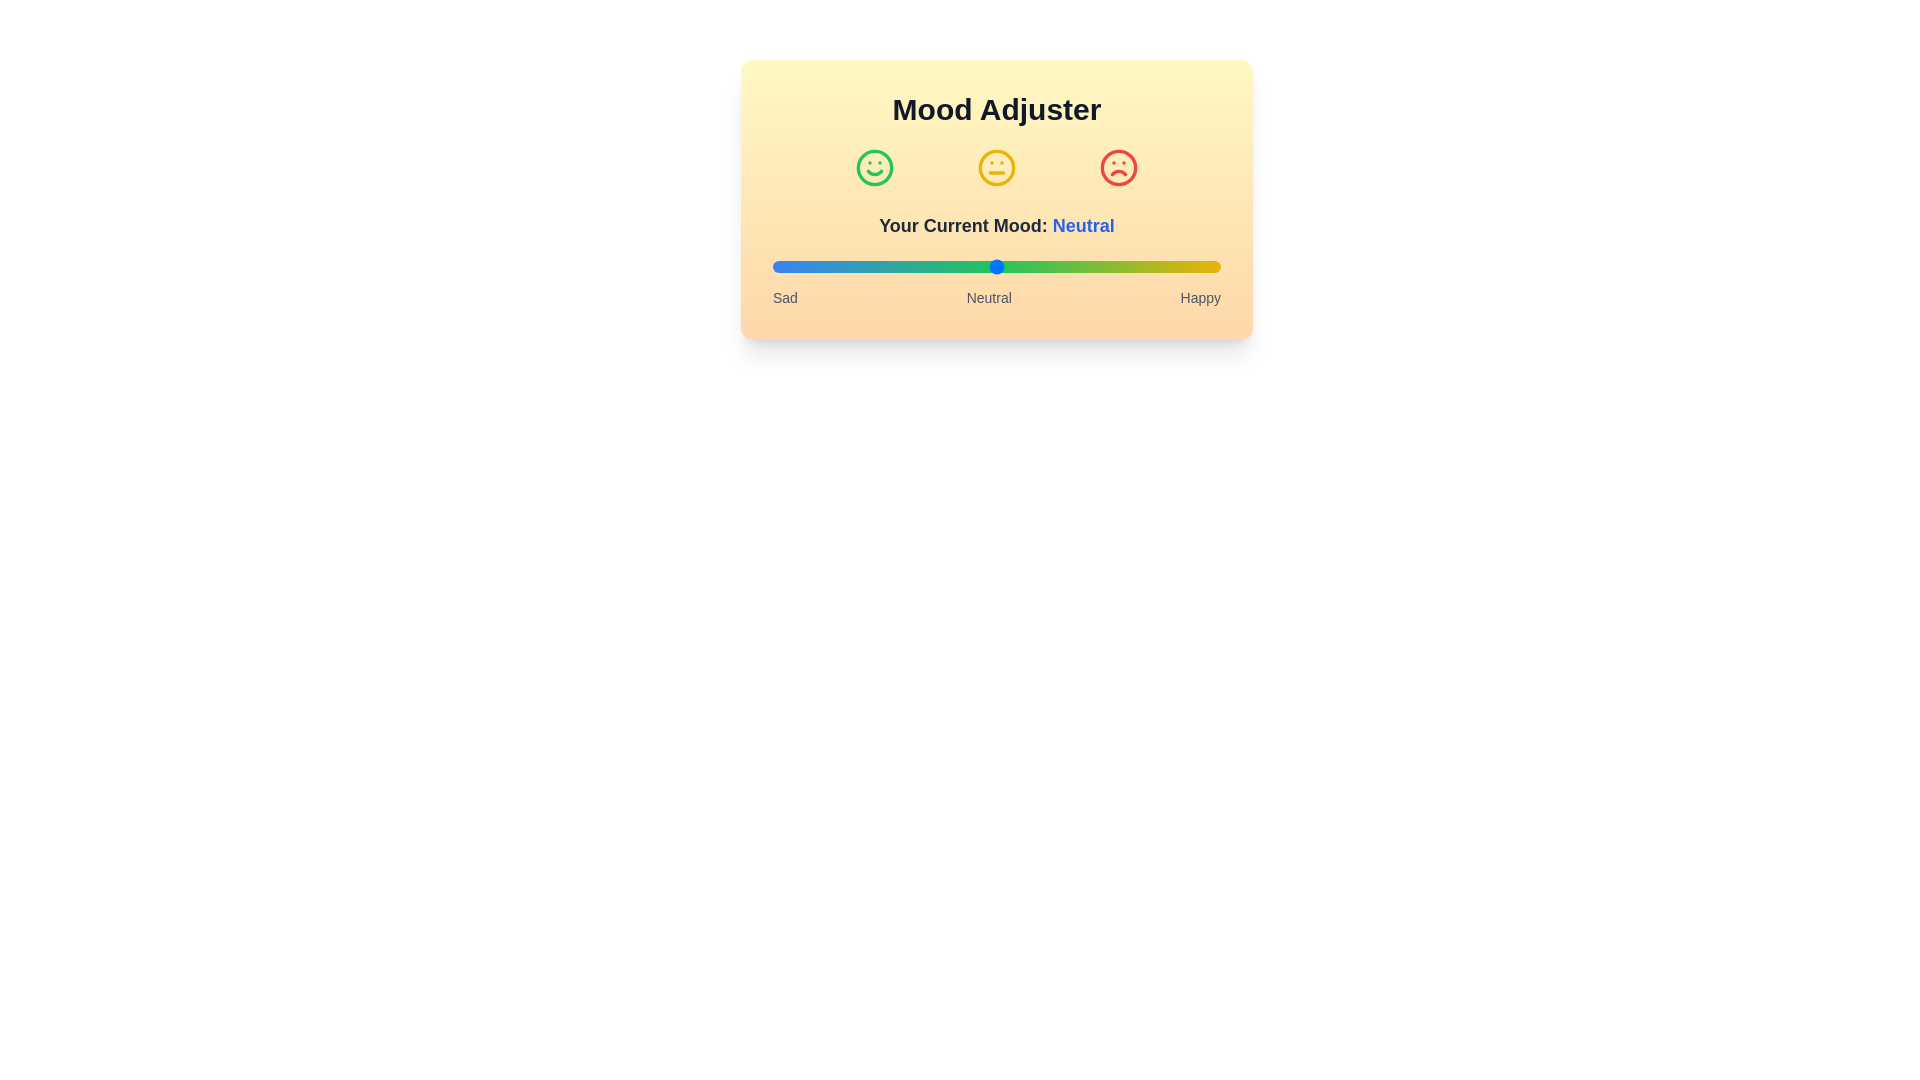 The height and width of the screenshot is (1080, 1920). Describe the element at coordinates (804, 265) in the screenshot. I see `the mood slider to the desired level 7` at that location.